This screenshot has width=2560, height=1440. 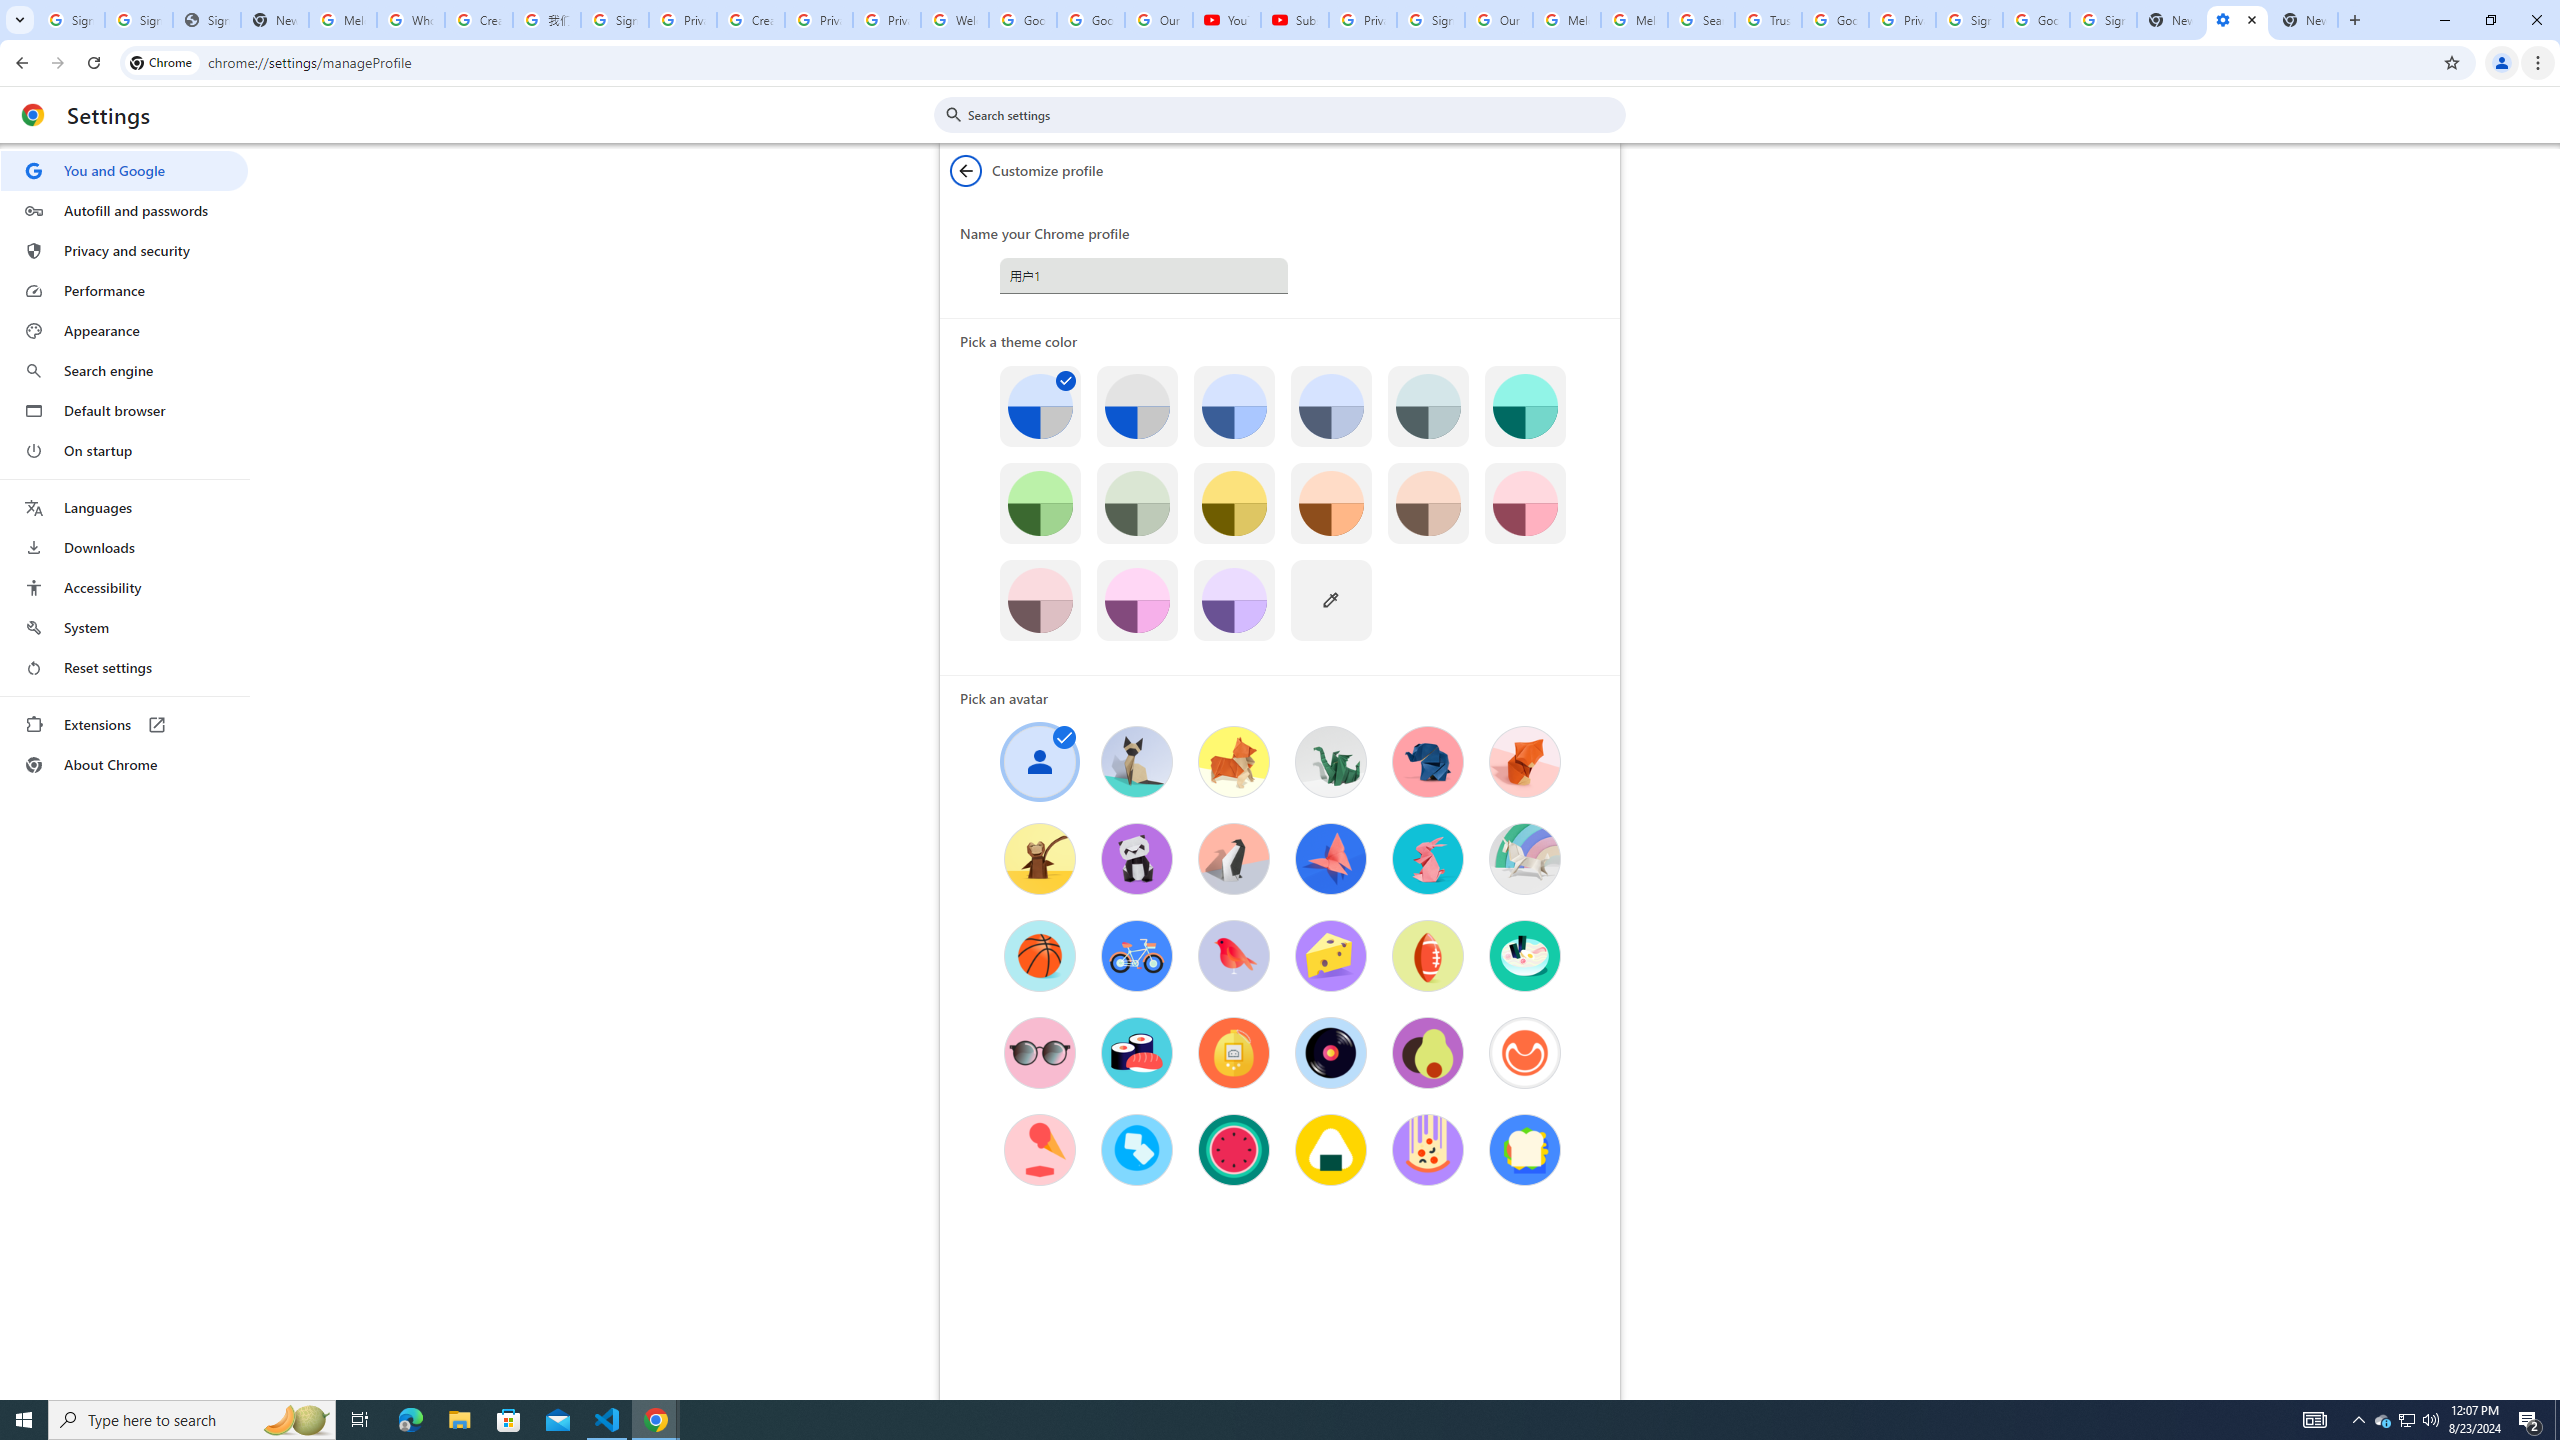 What do you see at coordinates (123, 171) in the screenshot?
I see `'You and Google'` at bounding box center [123, 171].